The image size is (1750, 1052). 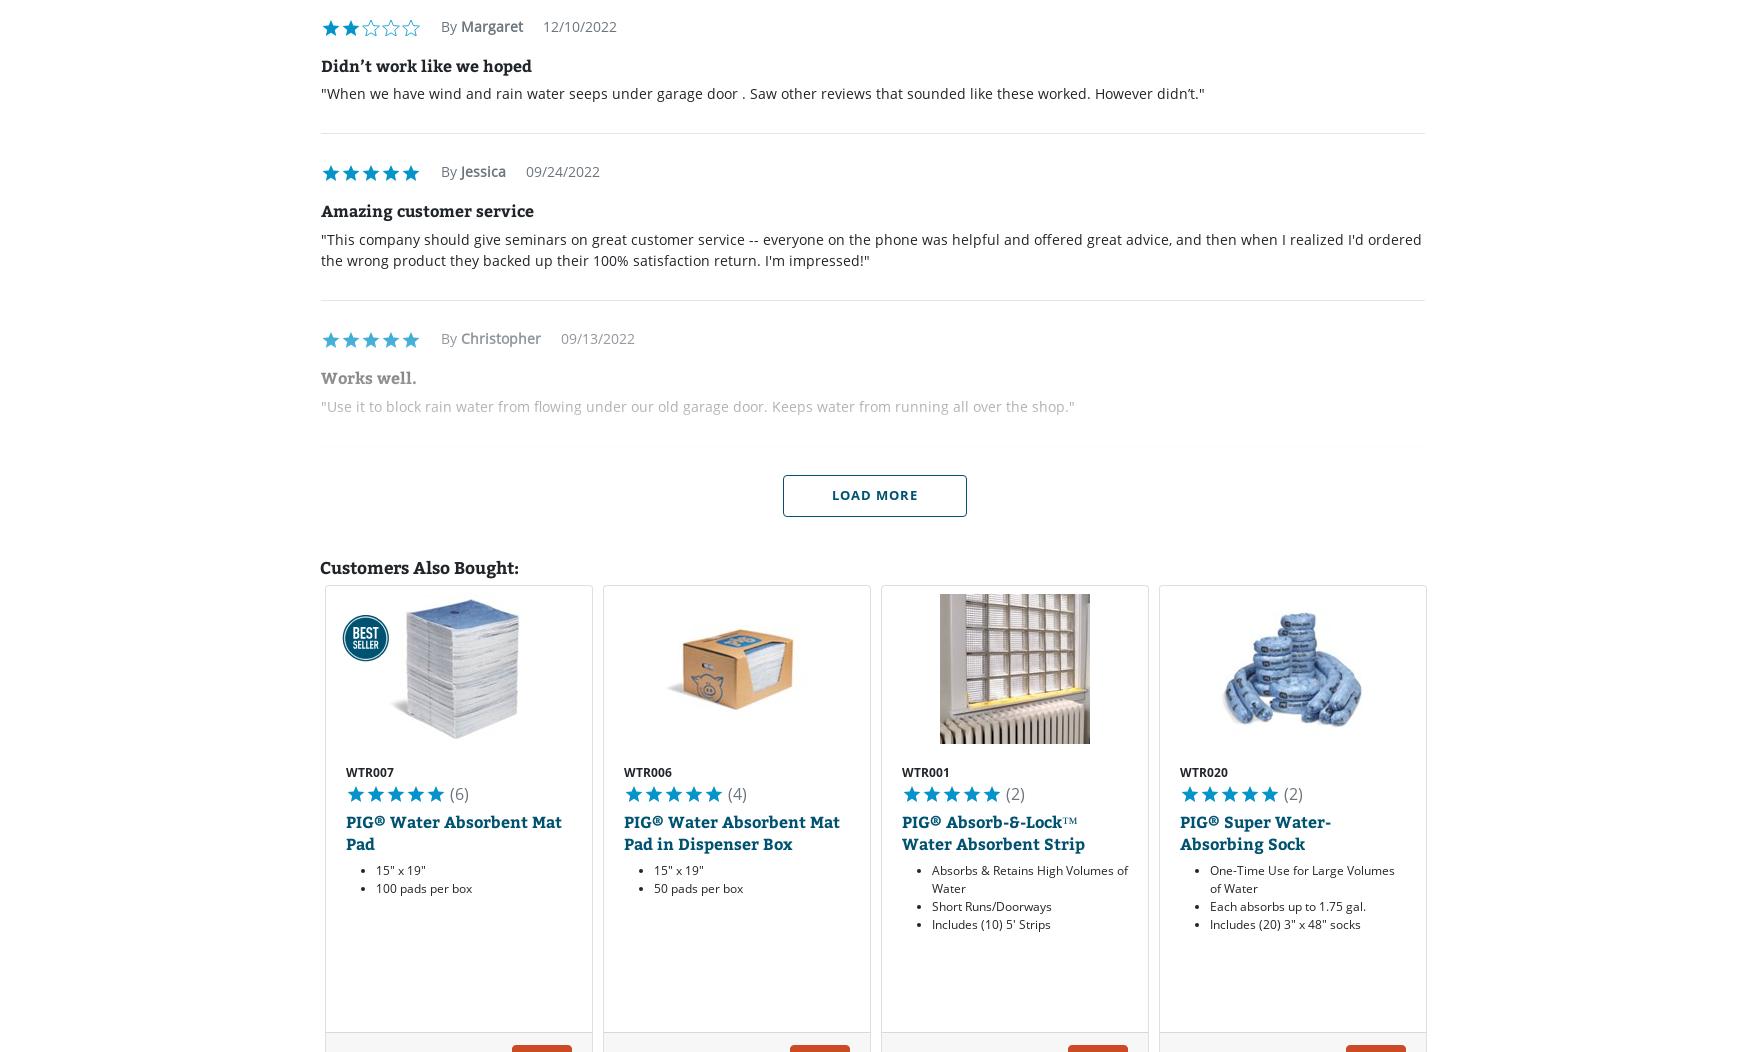 I want to click on 'Didn’t work like we hoped', so click(x=425, y=63).